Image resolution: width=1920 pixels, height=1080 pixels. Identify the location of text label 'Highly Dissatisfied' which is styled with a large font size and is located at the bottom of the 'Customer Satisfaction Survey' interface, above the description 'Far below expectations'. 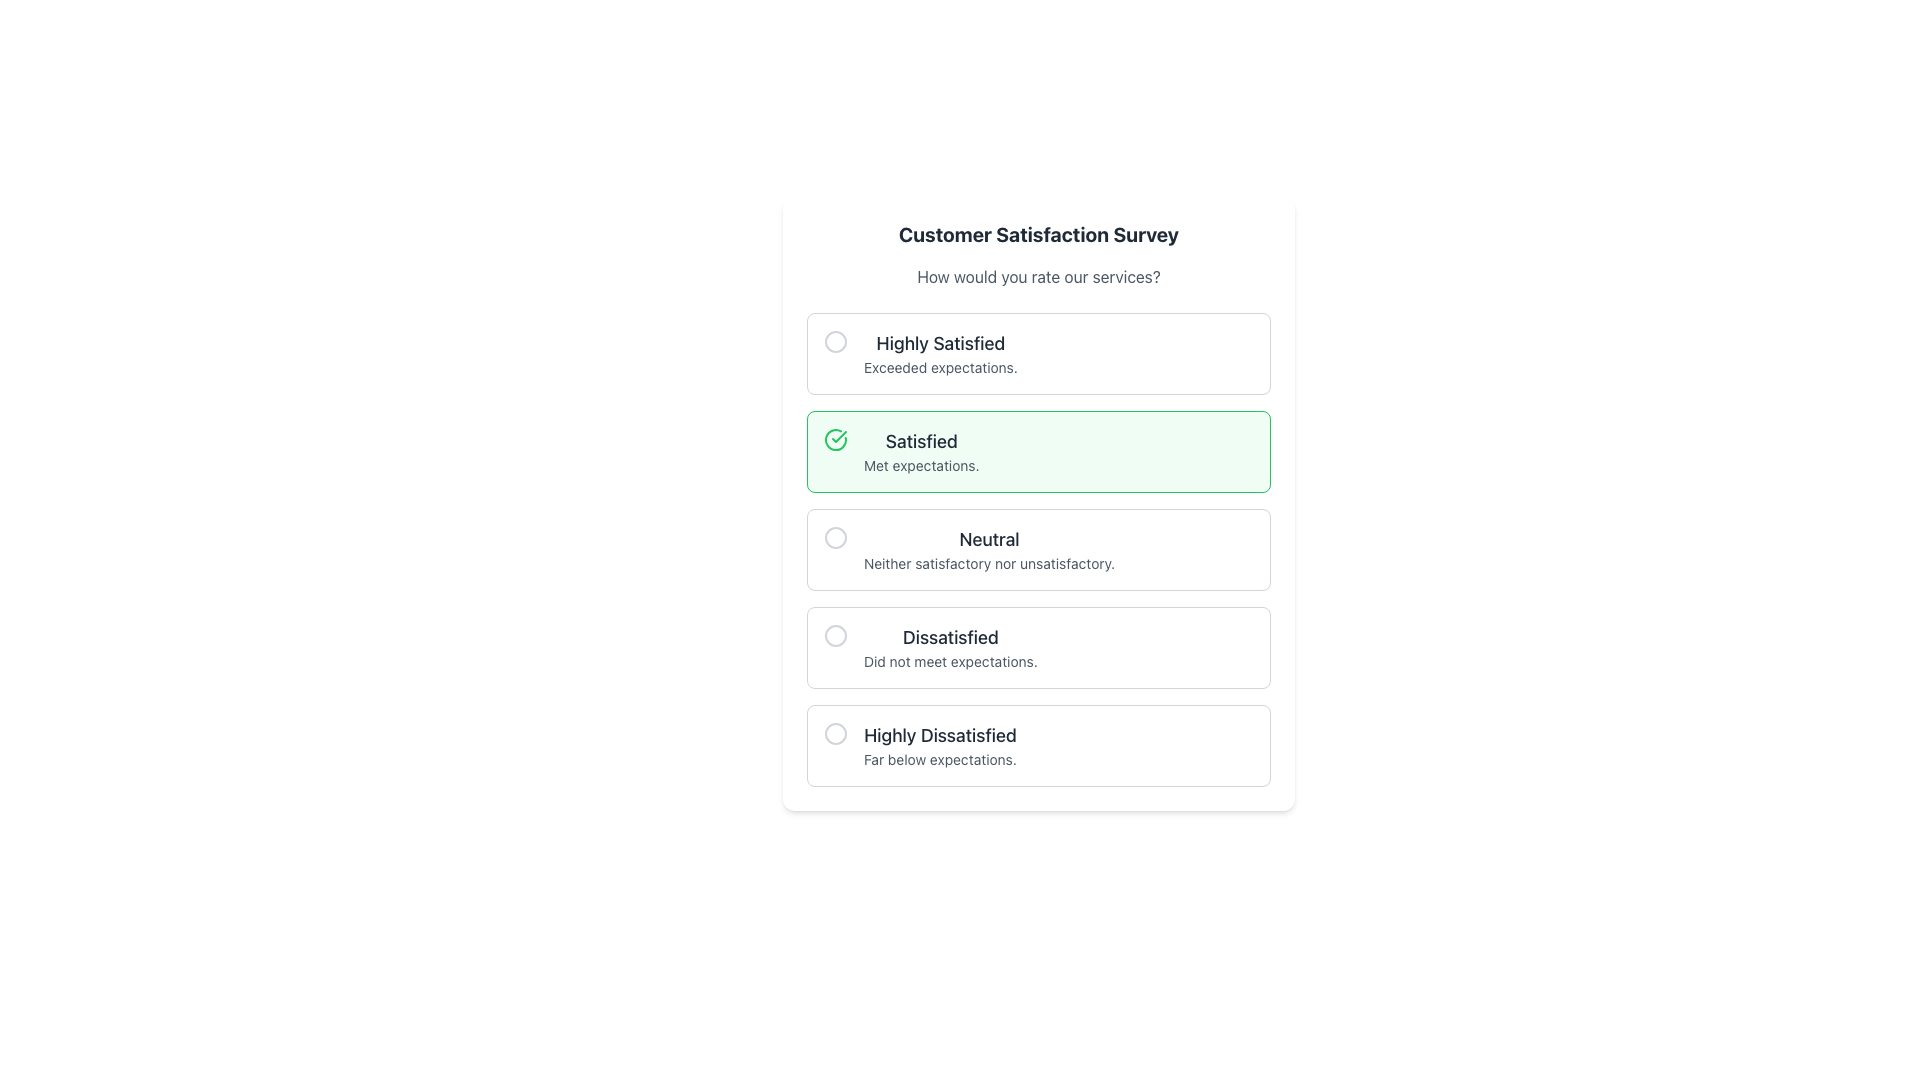
(939, 736).